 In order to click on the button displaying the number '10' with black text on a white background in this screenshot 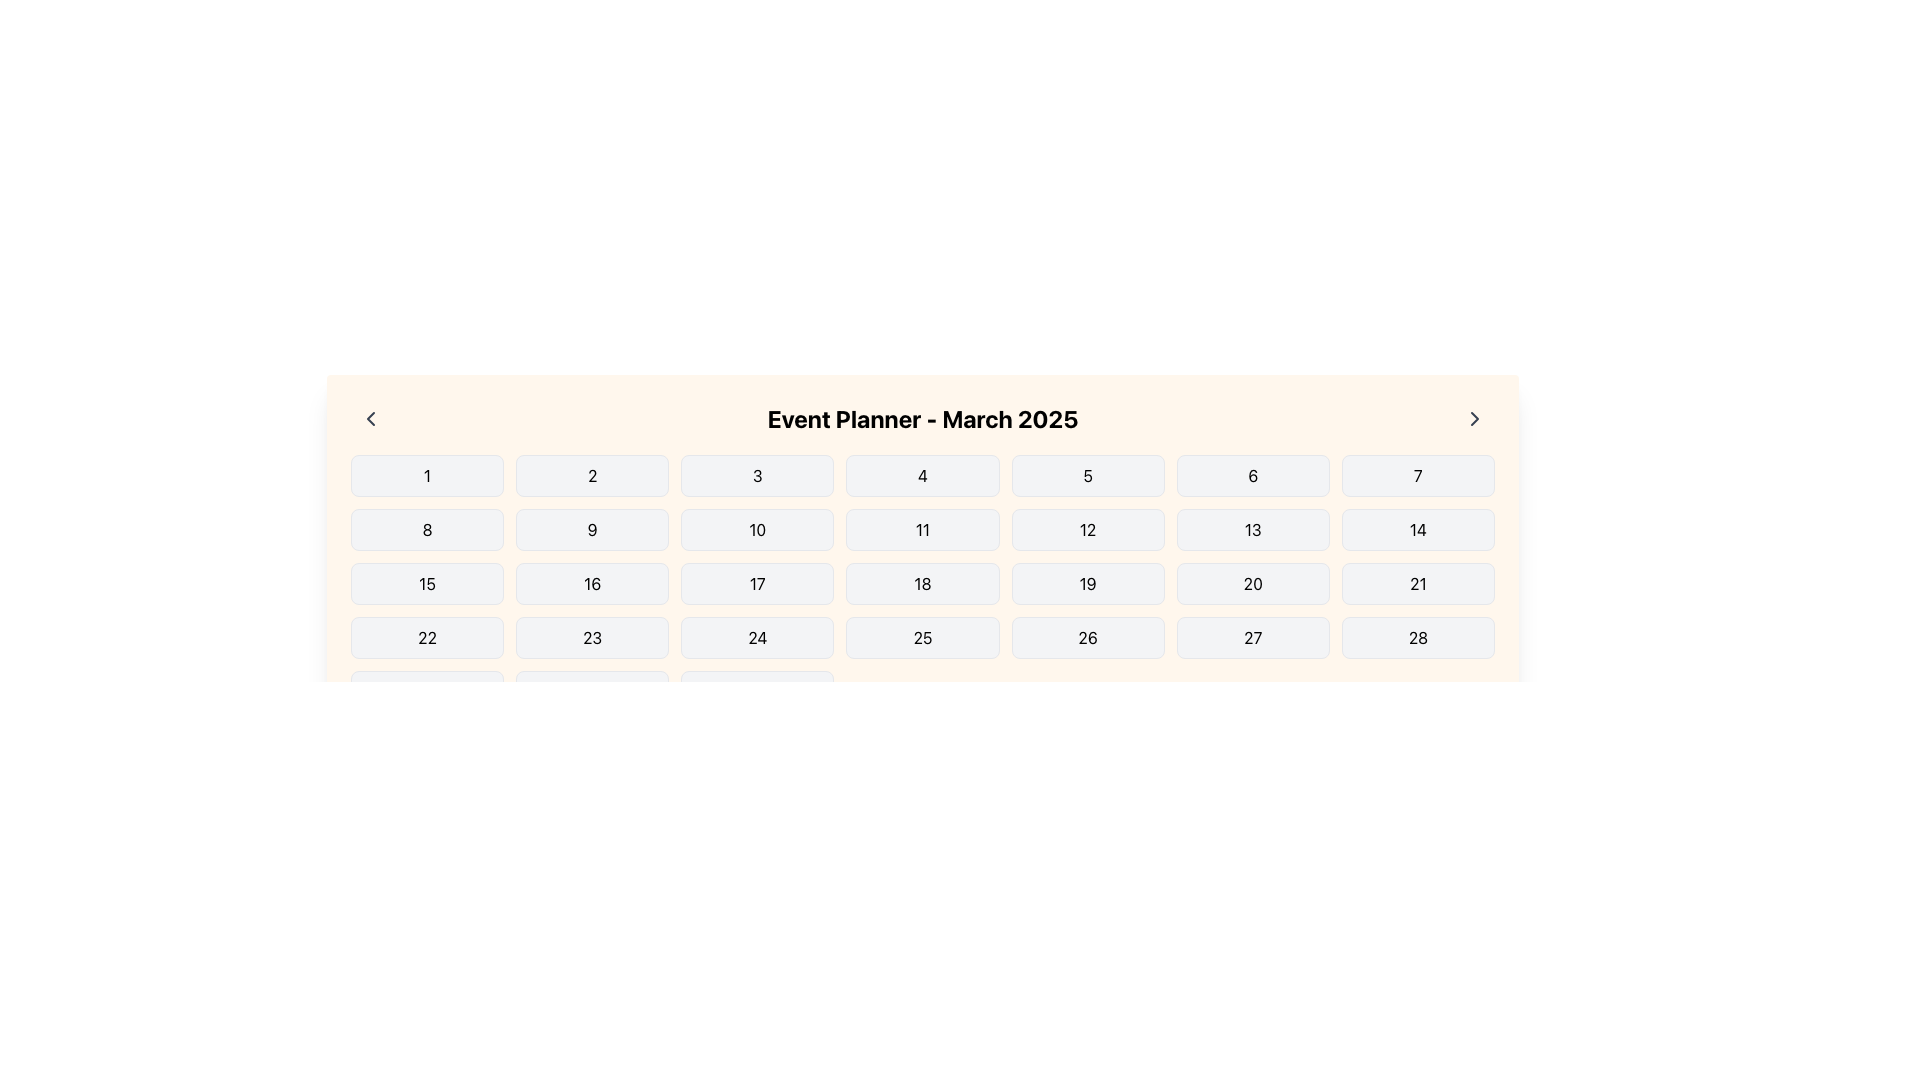, I will do `click(756, 528)`.